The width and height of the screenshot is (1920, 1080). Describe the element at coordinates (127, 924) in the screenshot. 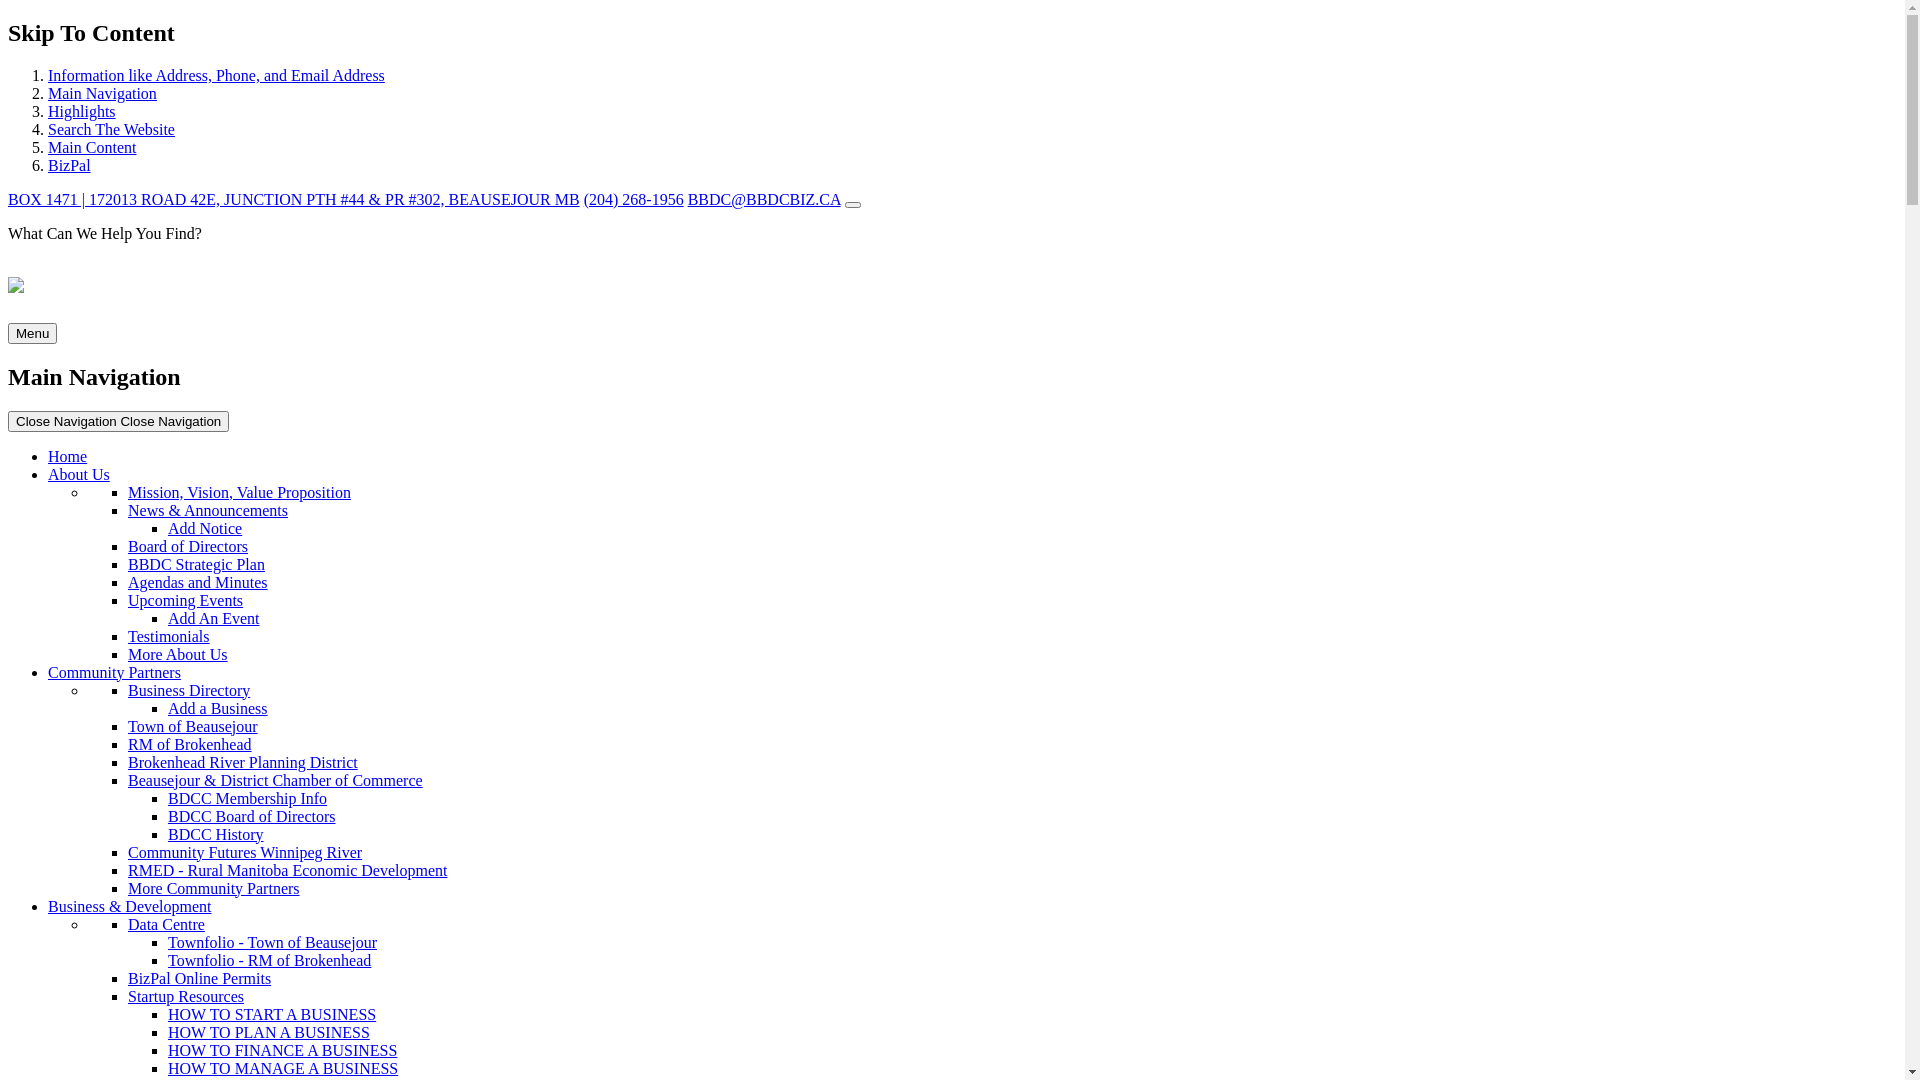

I see `'Data Centre'` at that location.